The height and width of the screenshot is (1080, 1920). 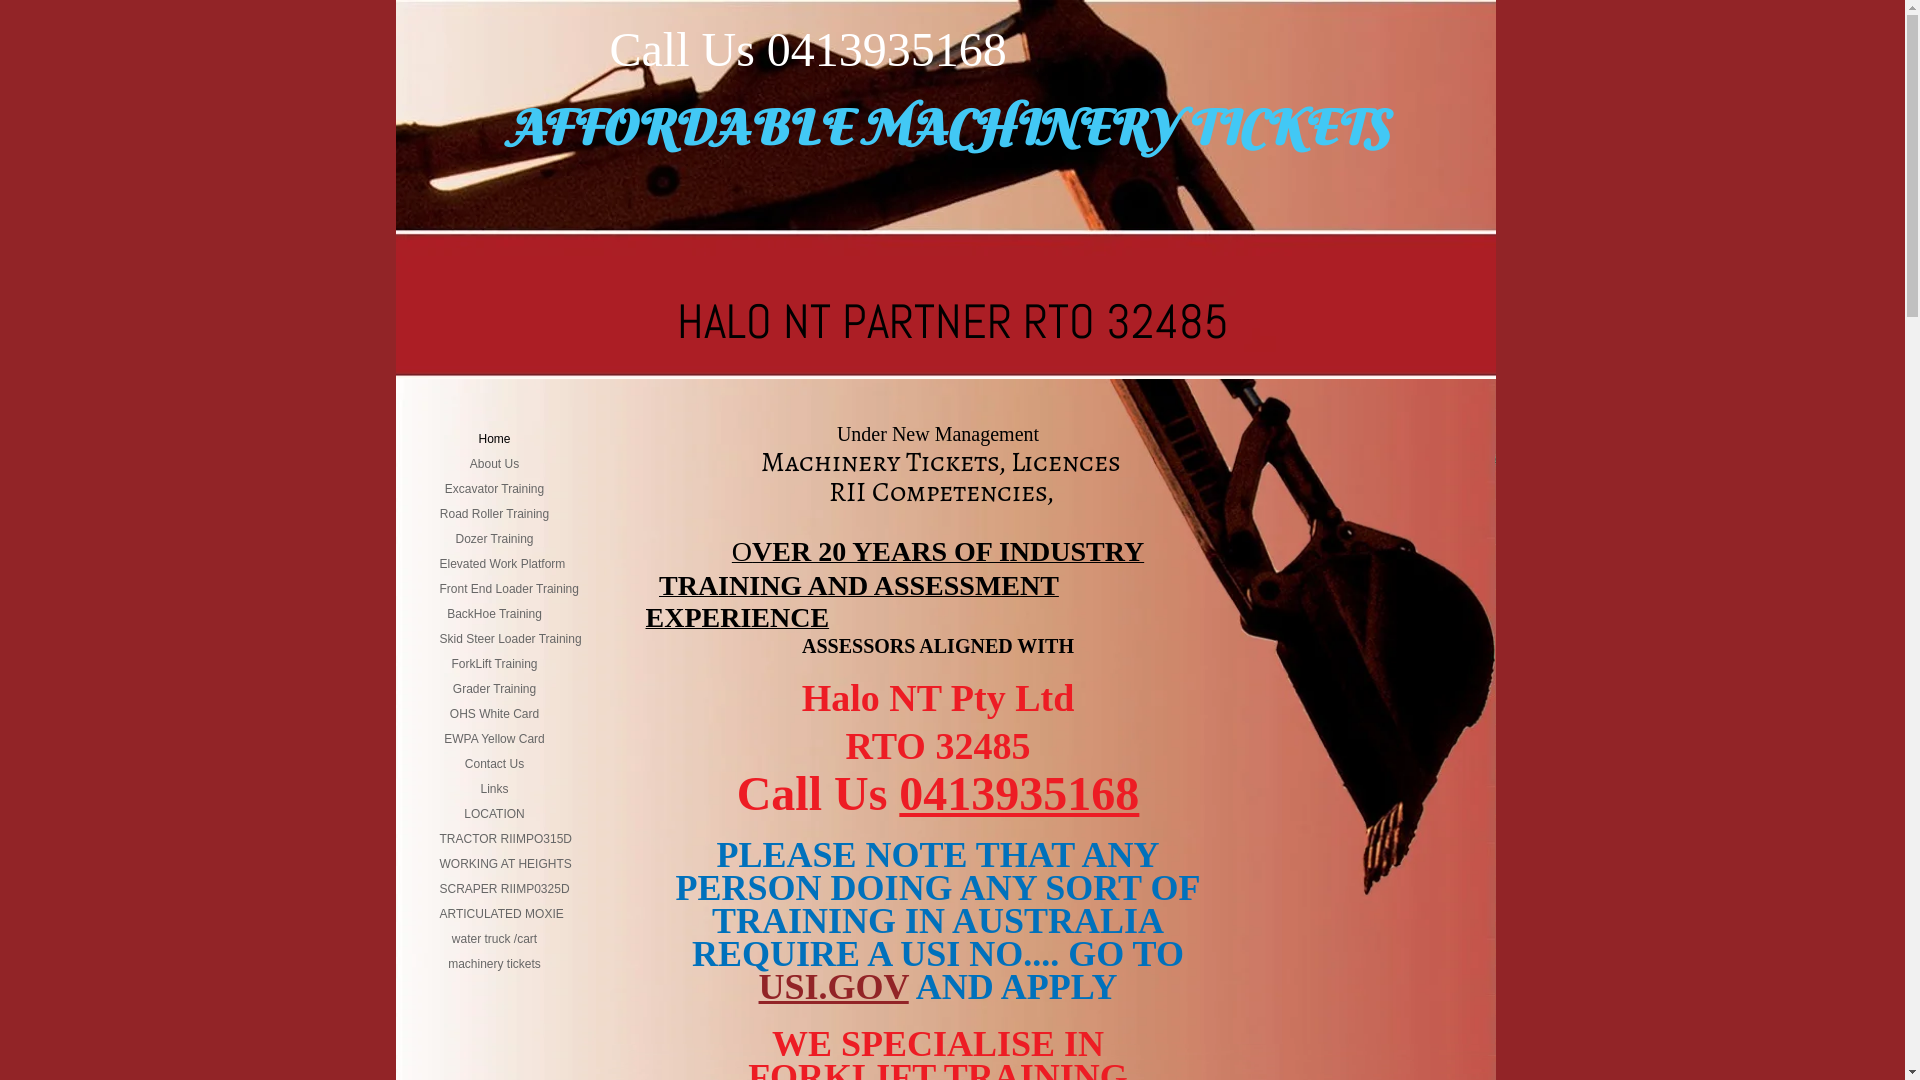 What do you see at coordinates (494, 712) in the screenshot?
I see `'OHS White Card'` at bounding box center [494, 712].